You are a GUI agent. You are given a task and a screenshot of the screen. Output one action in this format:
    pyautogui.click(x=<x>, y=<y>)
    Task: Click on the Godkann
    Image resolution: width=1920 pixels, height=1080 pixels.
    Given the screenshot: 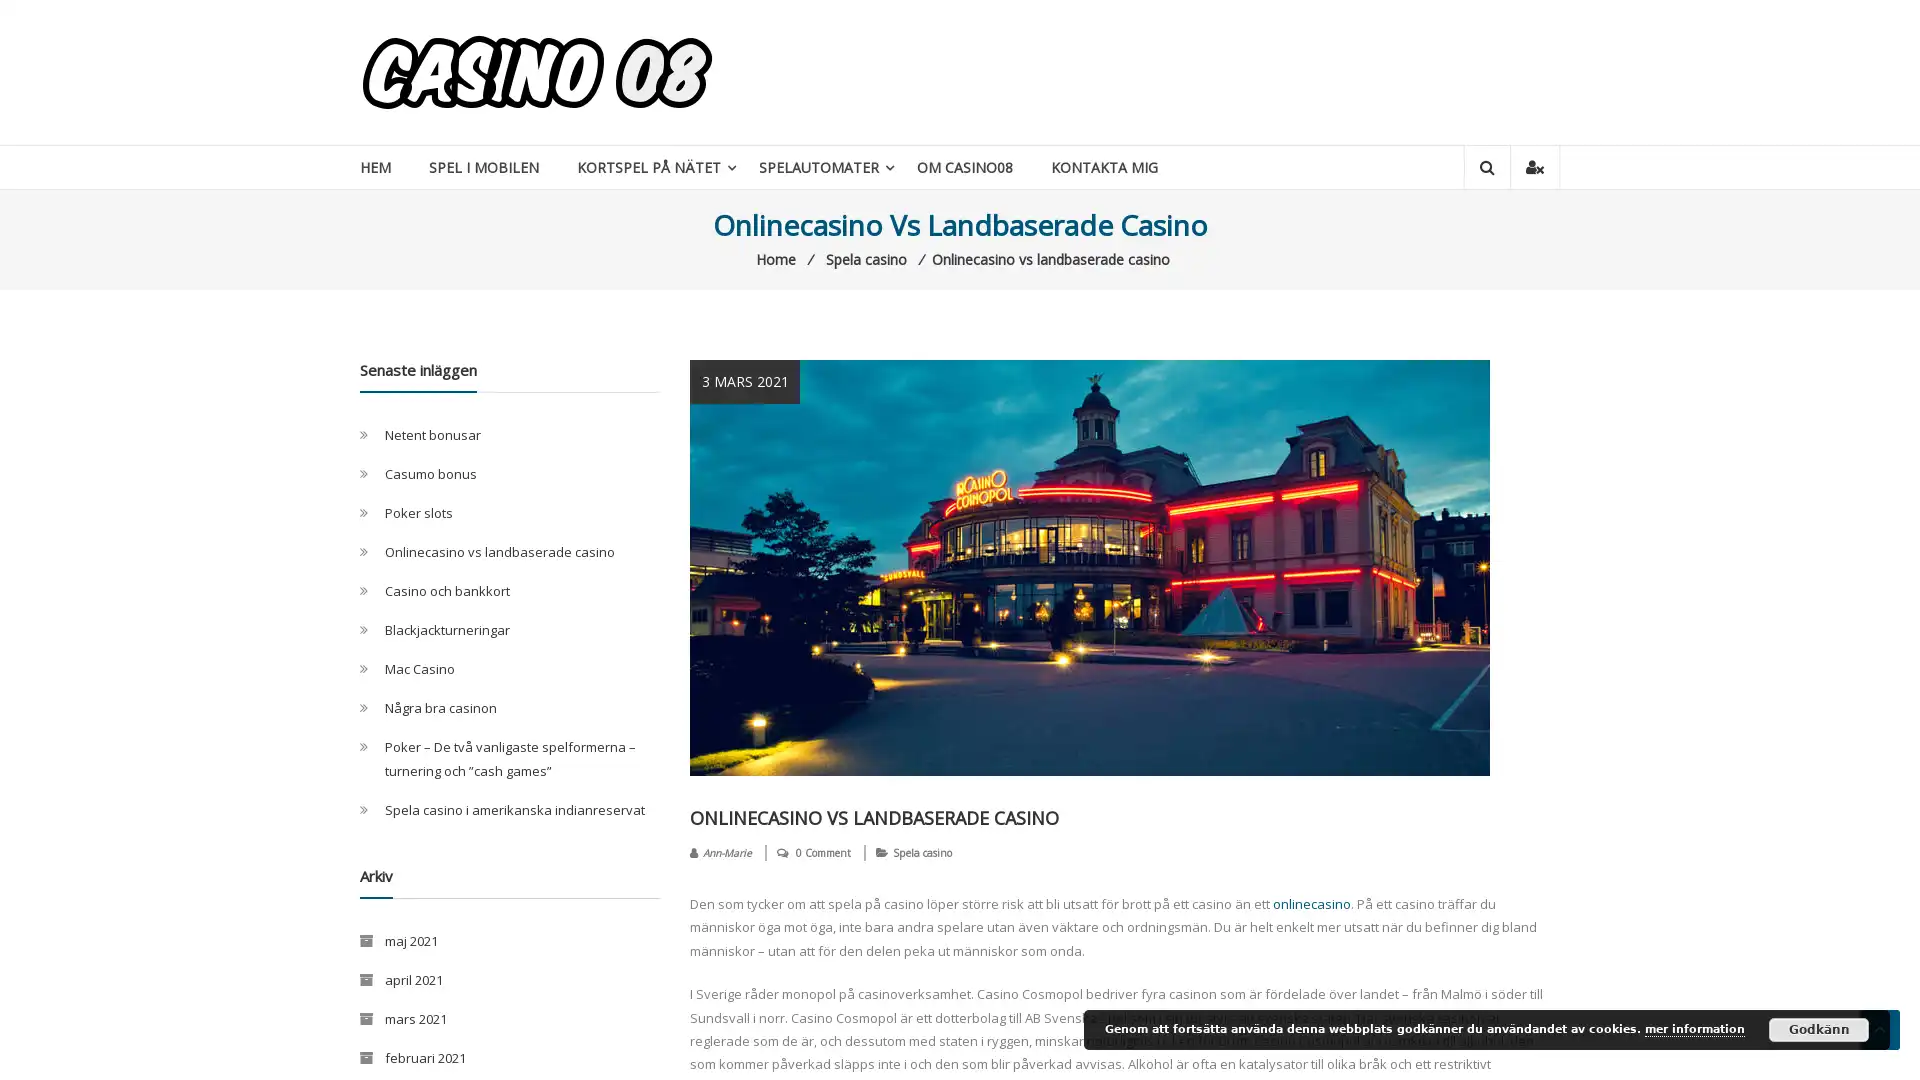 What is the action you would take?
    pyautogui.click(x=1819, y=1029)
    